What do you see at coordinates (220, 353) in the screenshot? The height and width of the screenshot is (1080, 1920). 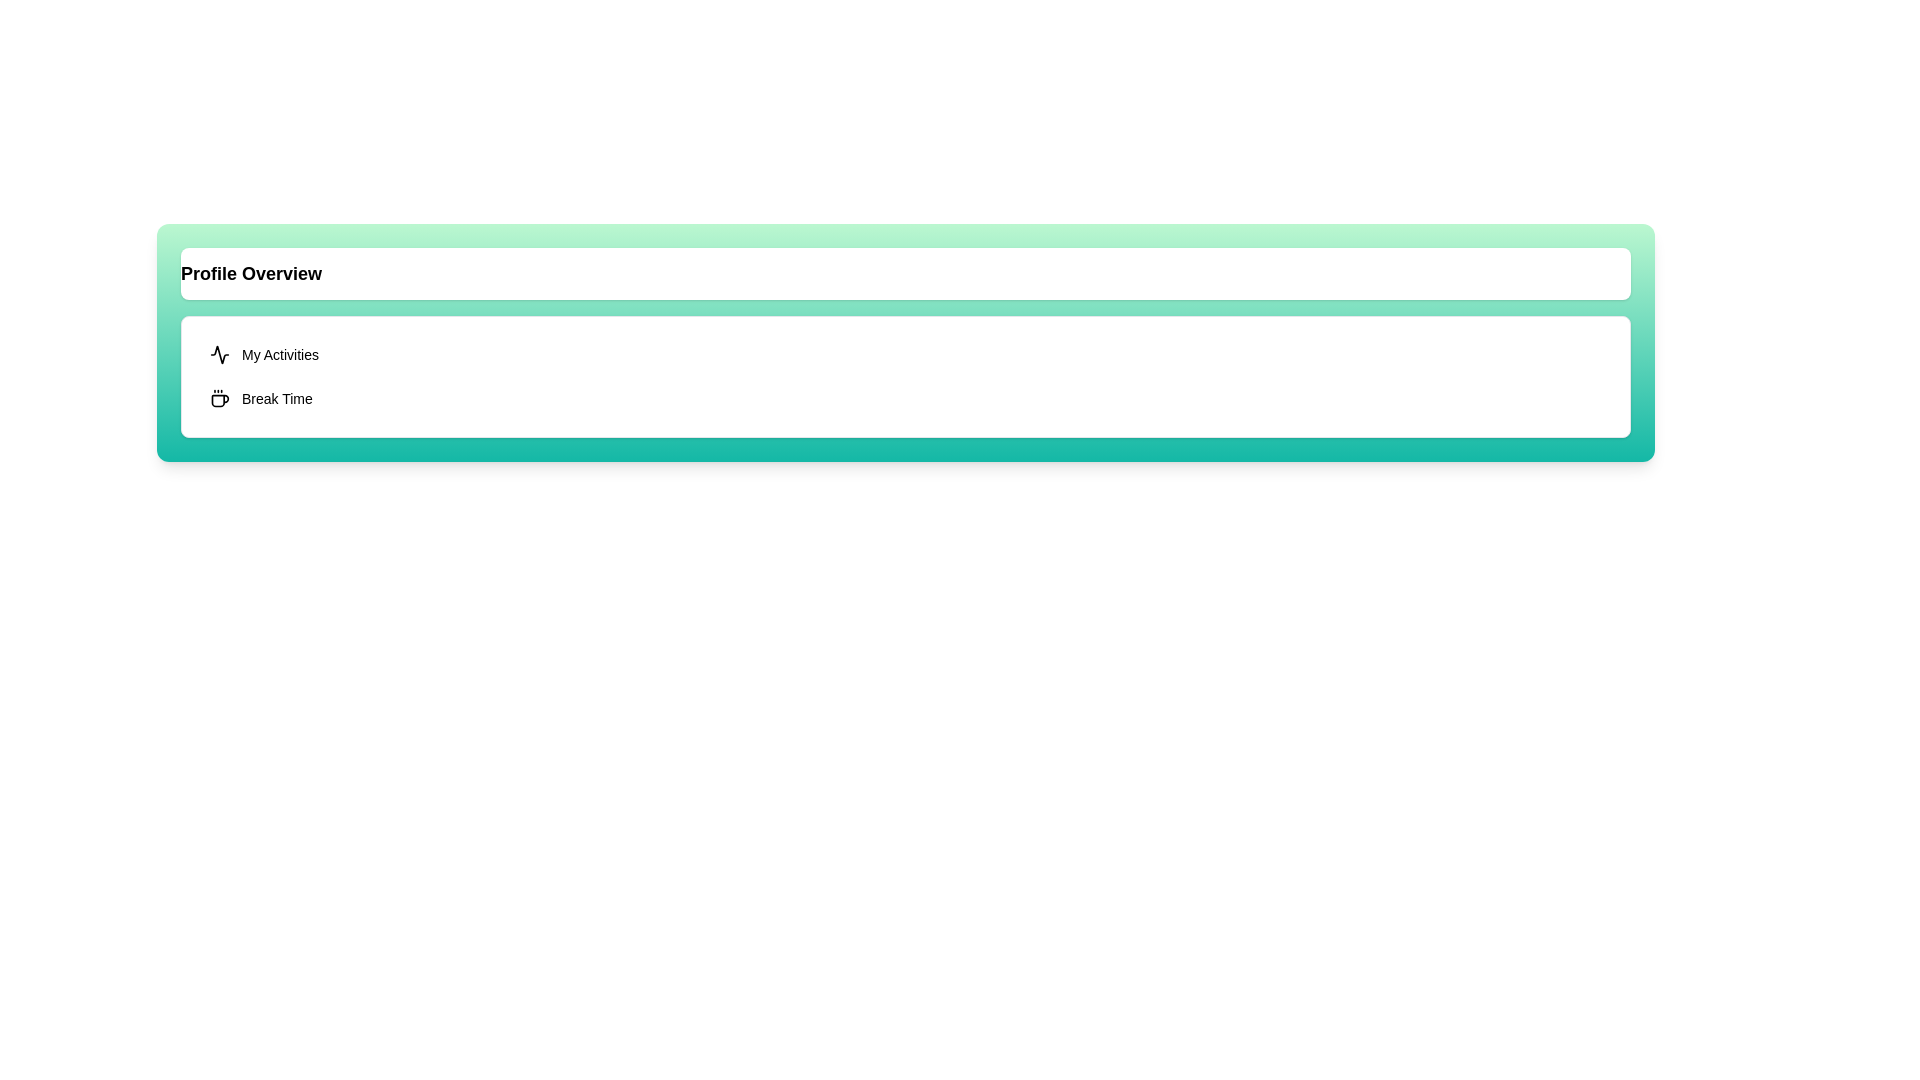 I see `the icon labeled 'My Activities' to perform its associated action` at bounding box center [220, 353].